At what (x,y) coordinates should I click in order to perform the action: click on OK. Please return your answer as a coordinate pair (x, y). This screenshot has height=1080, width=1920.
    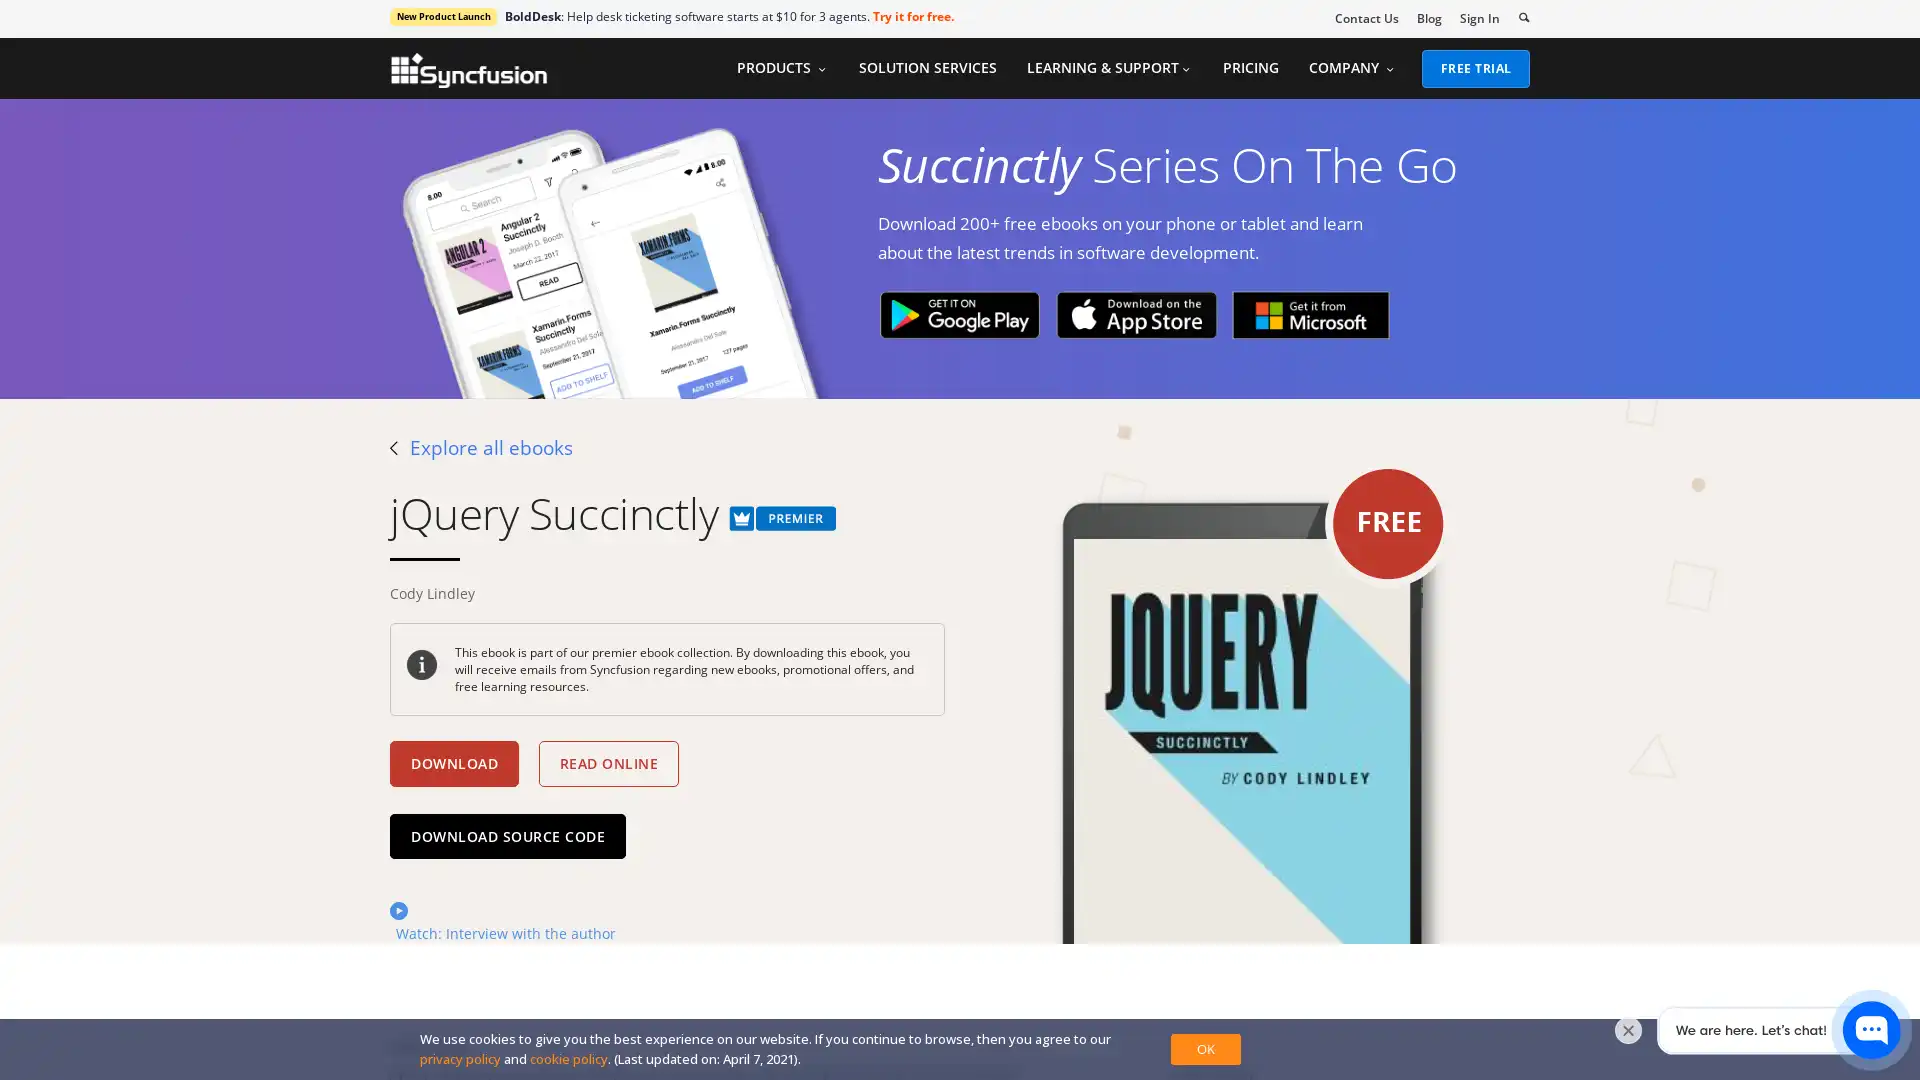
    Looking at the image, I should click on (1204, 1048).